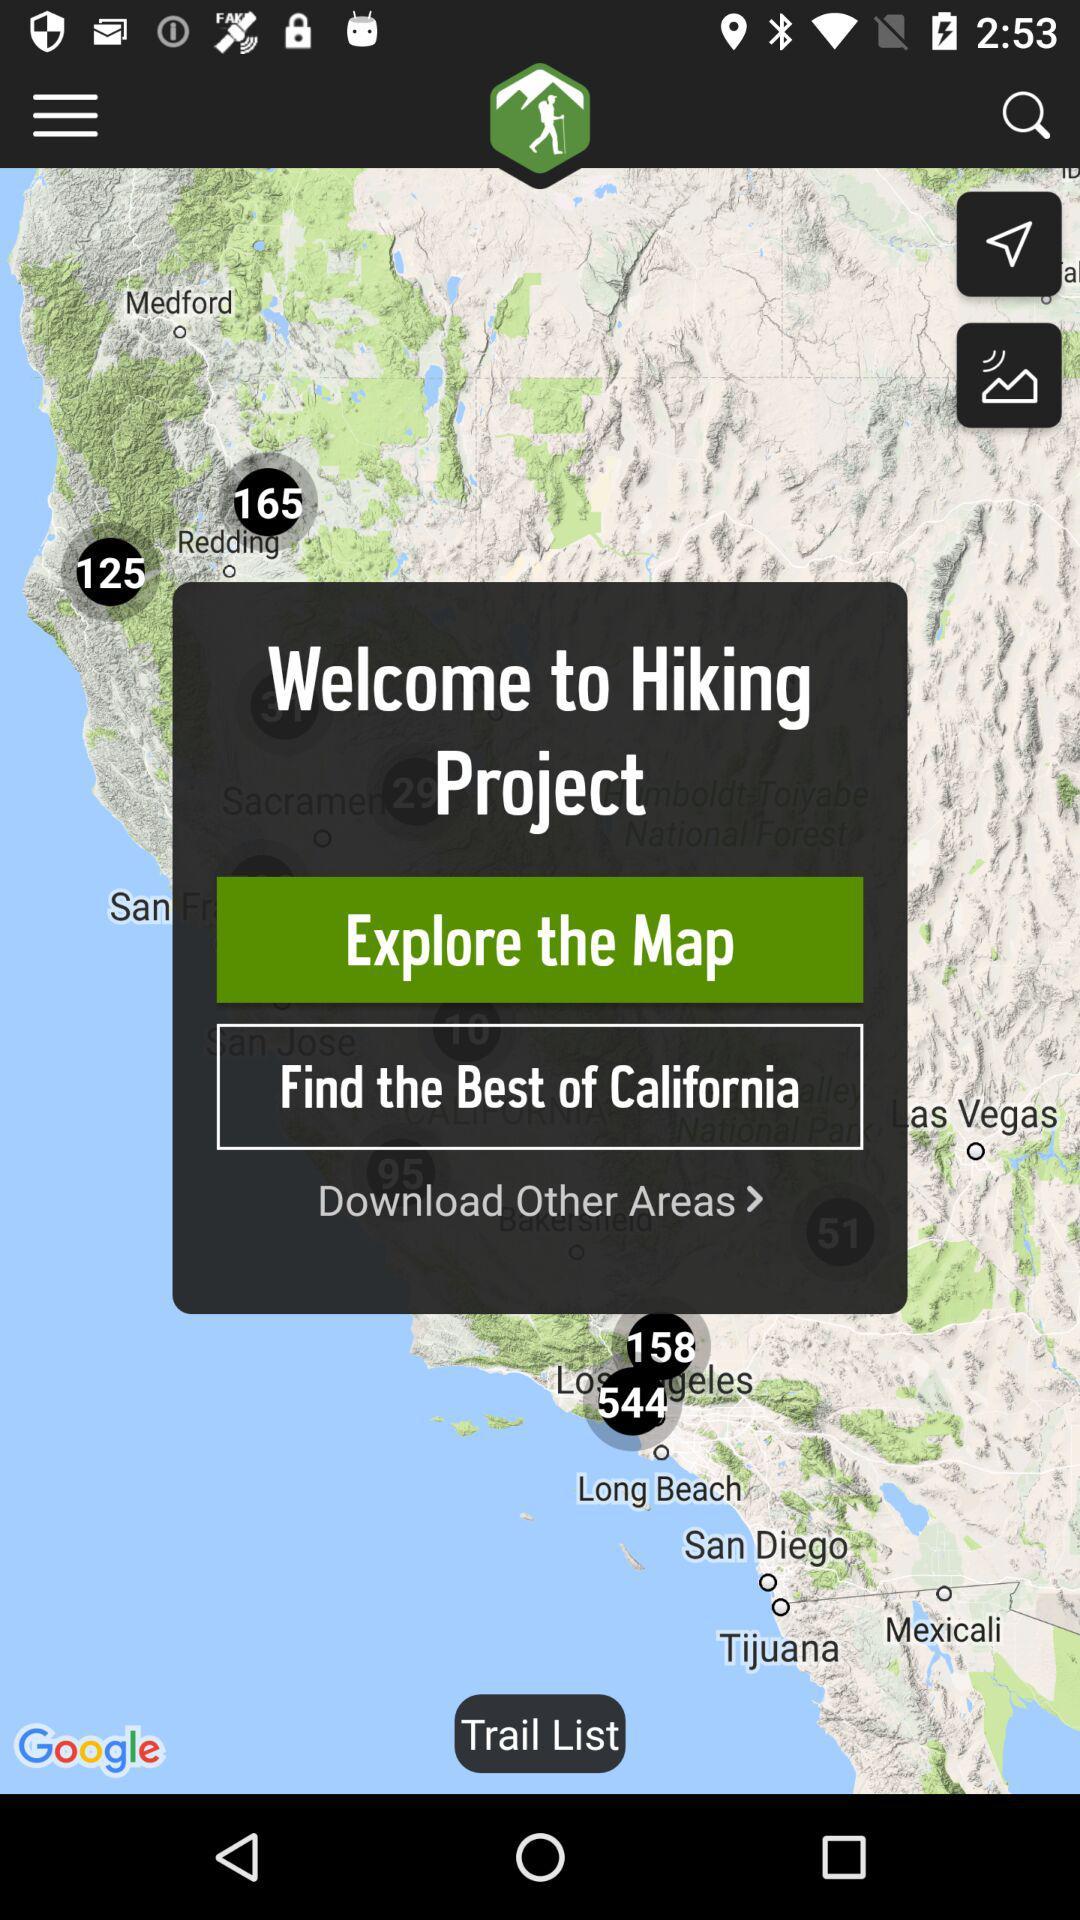 The height and width of the screenshot is (1920, 1080). Describe the element at coordinates (1026, 114) in the screenshot. I see `search` at that location.